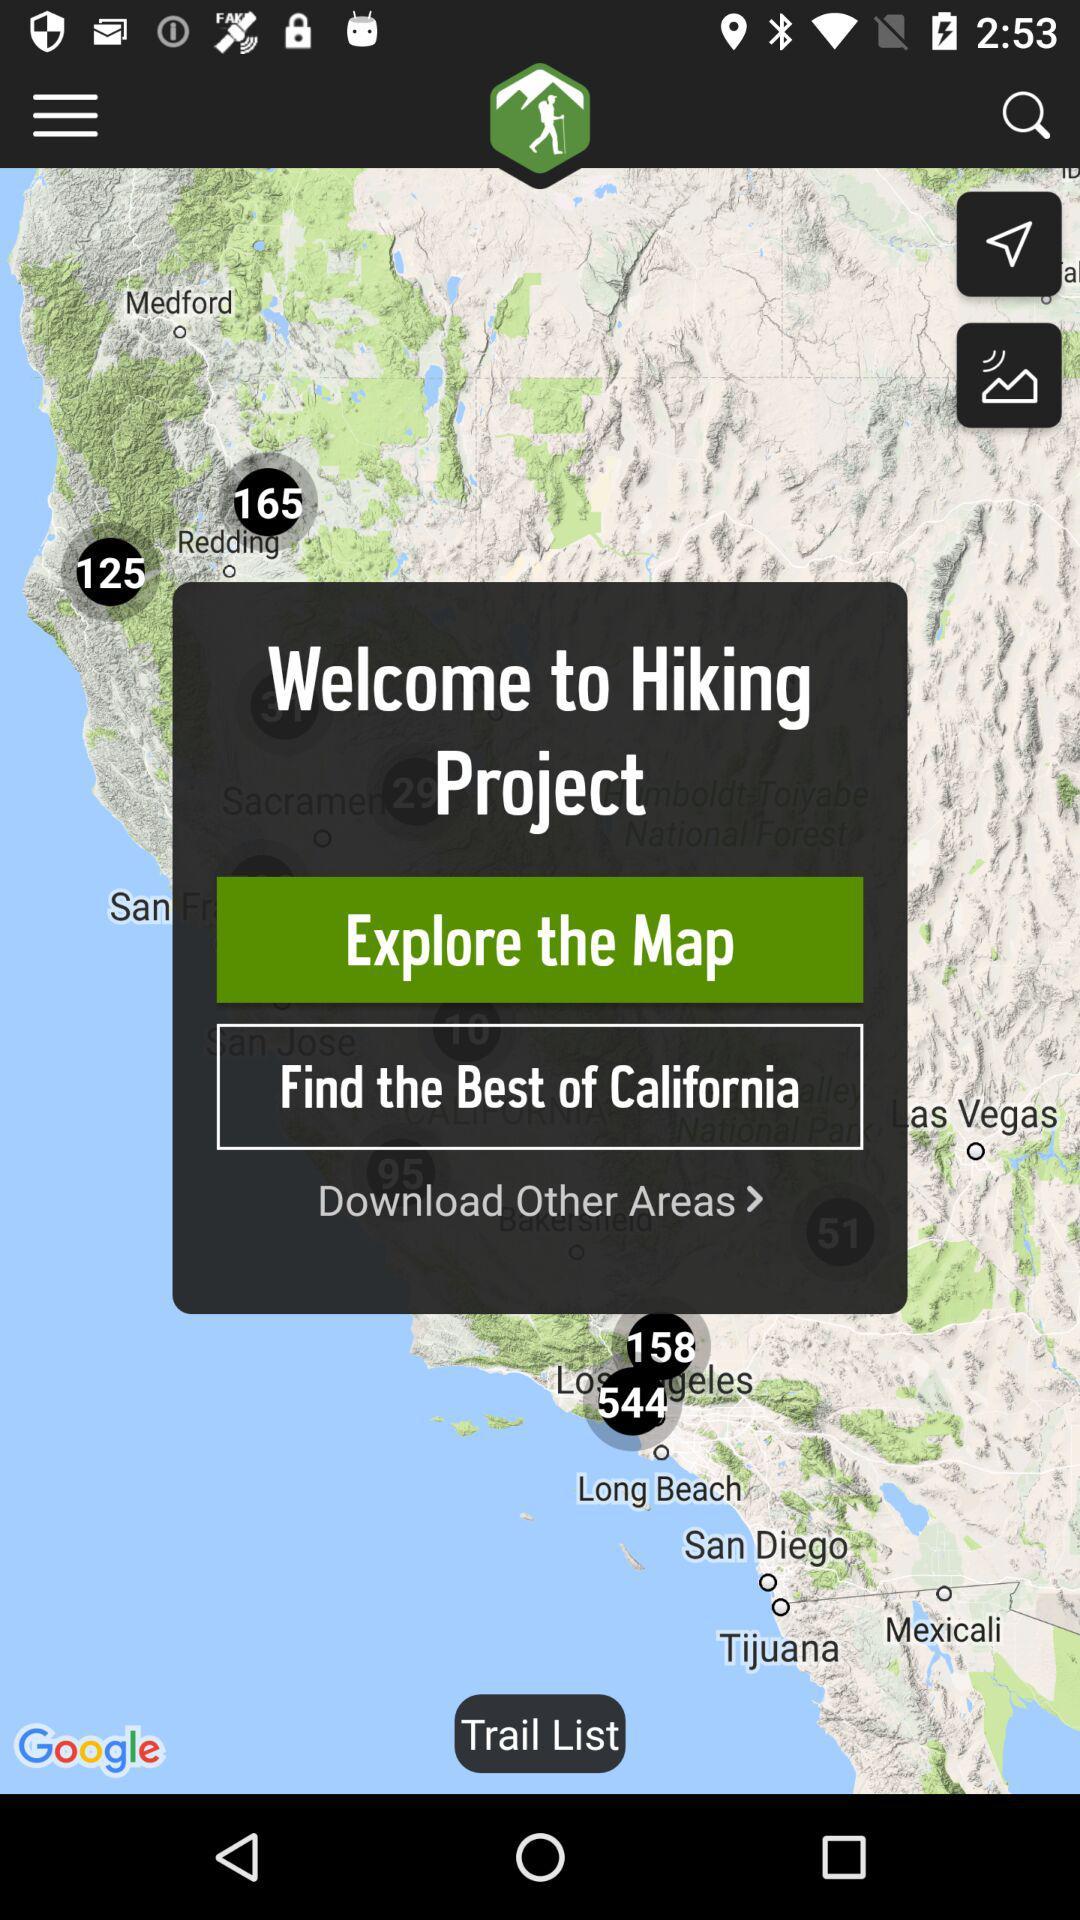 The height and width of the screenshot is (1920, 1080). Describe the element at coordinates (1026, 114) in the screenshot. I see `search` at that location.